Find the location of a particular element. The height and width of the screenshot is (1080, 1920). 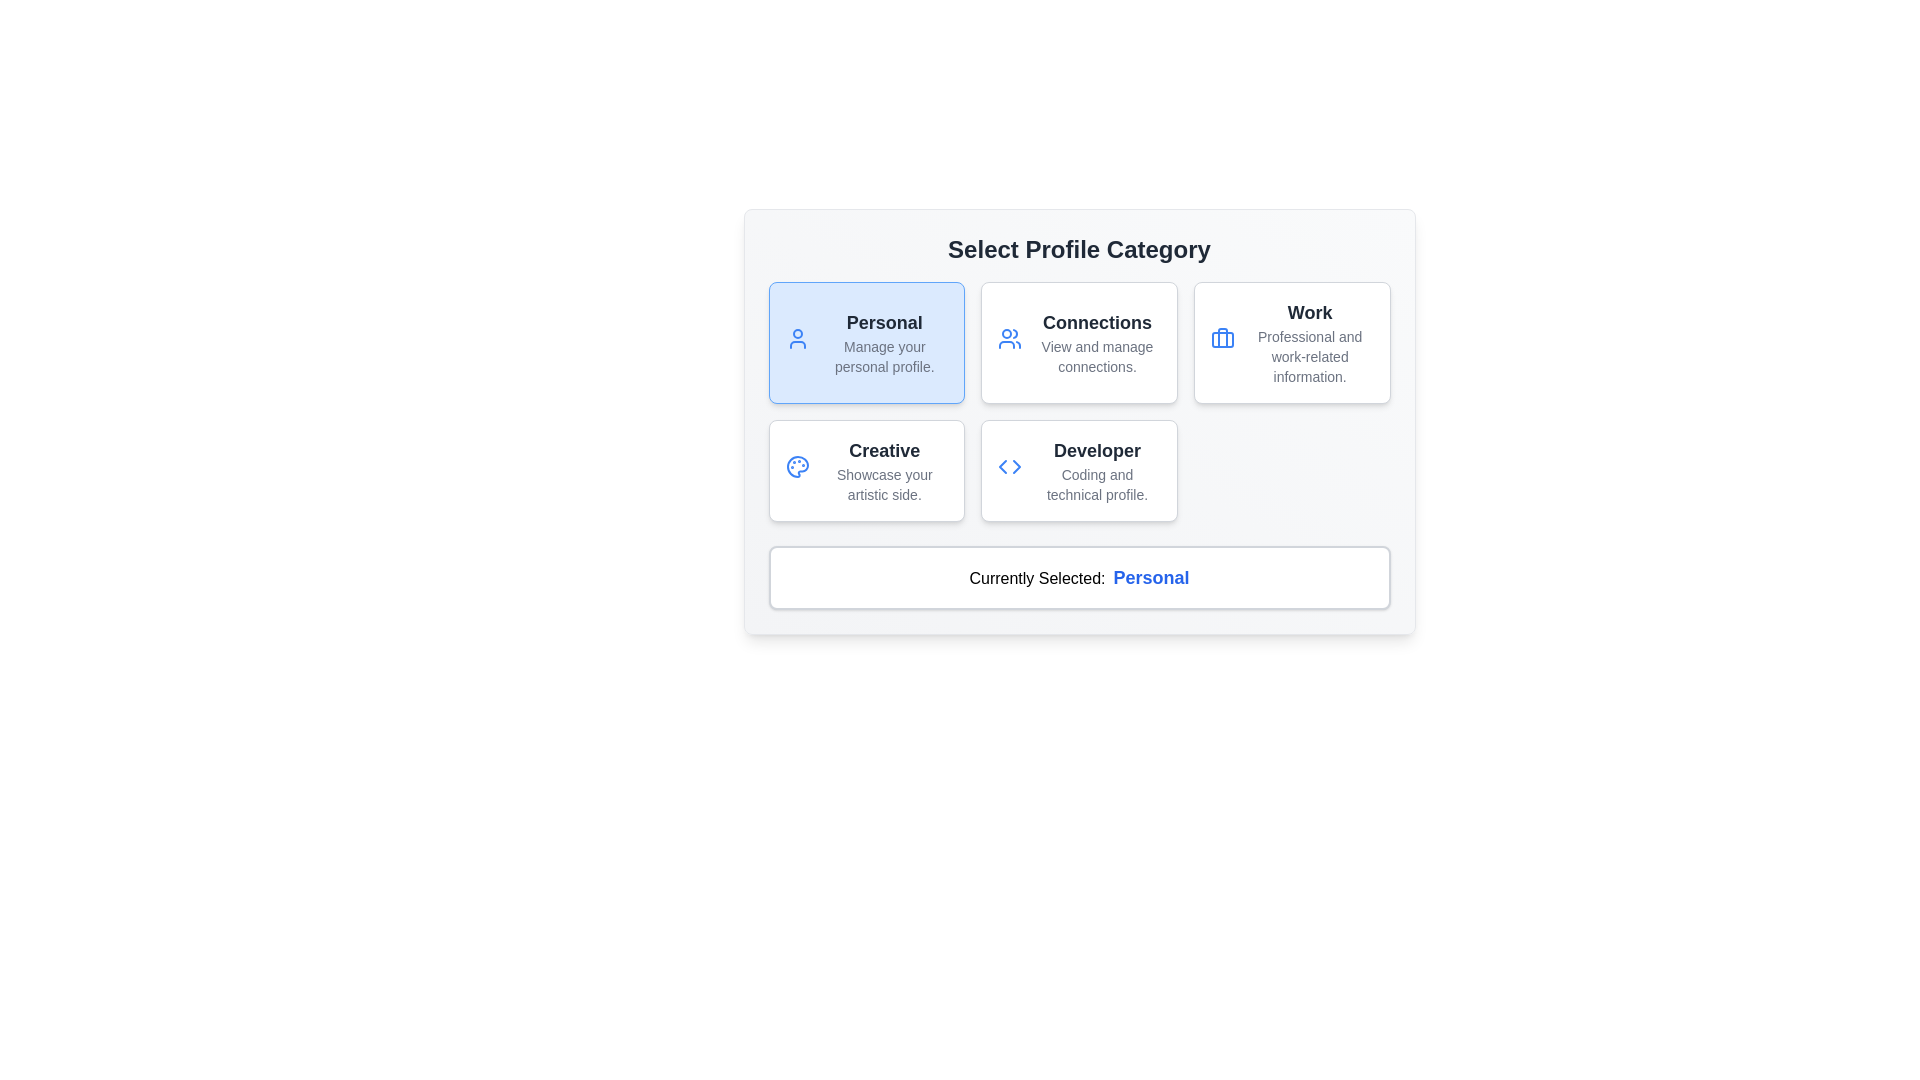

the user icon, which is represented by a simplified outline of a person in blue color, located within the light blue rectangular box labeled 'Personal' near the top left of the component grid is located at coordinates (796, 338).